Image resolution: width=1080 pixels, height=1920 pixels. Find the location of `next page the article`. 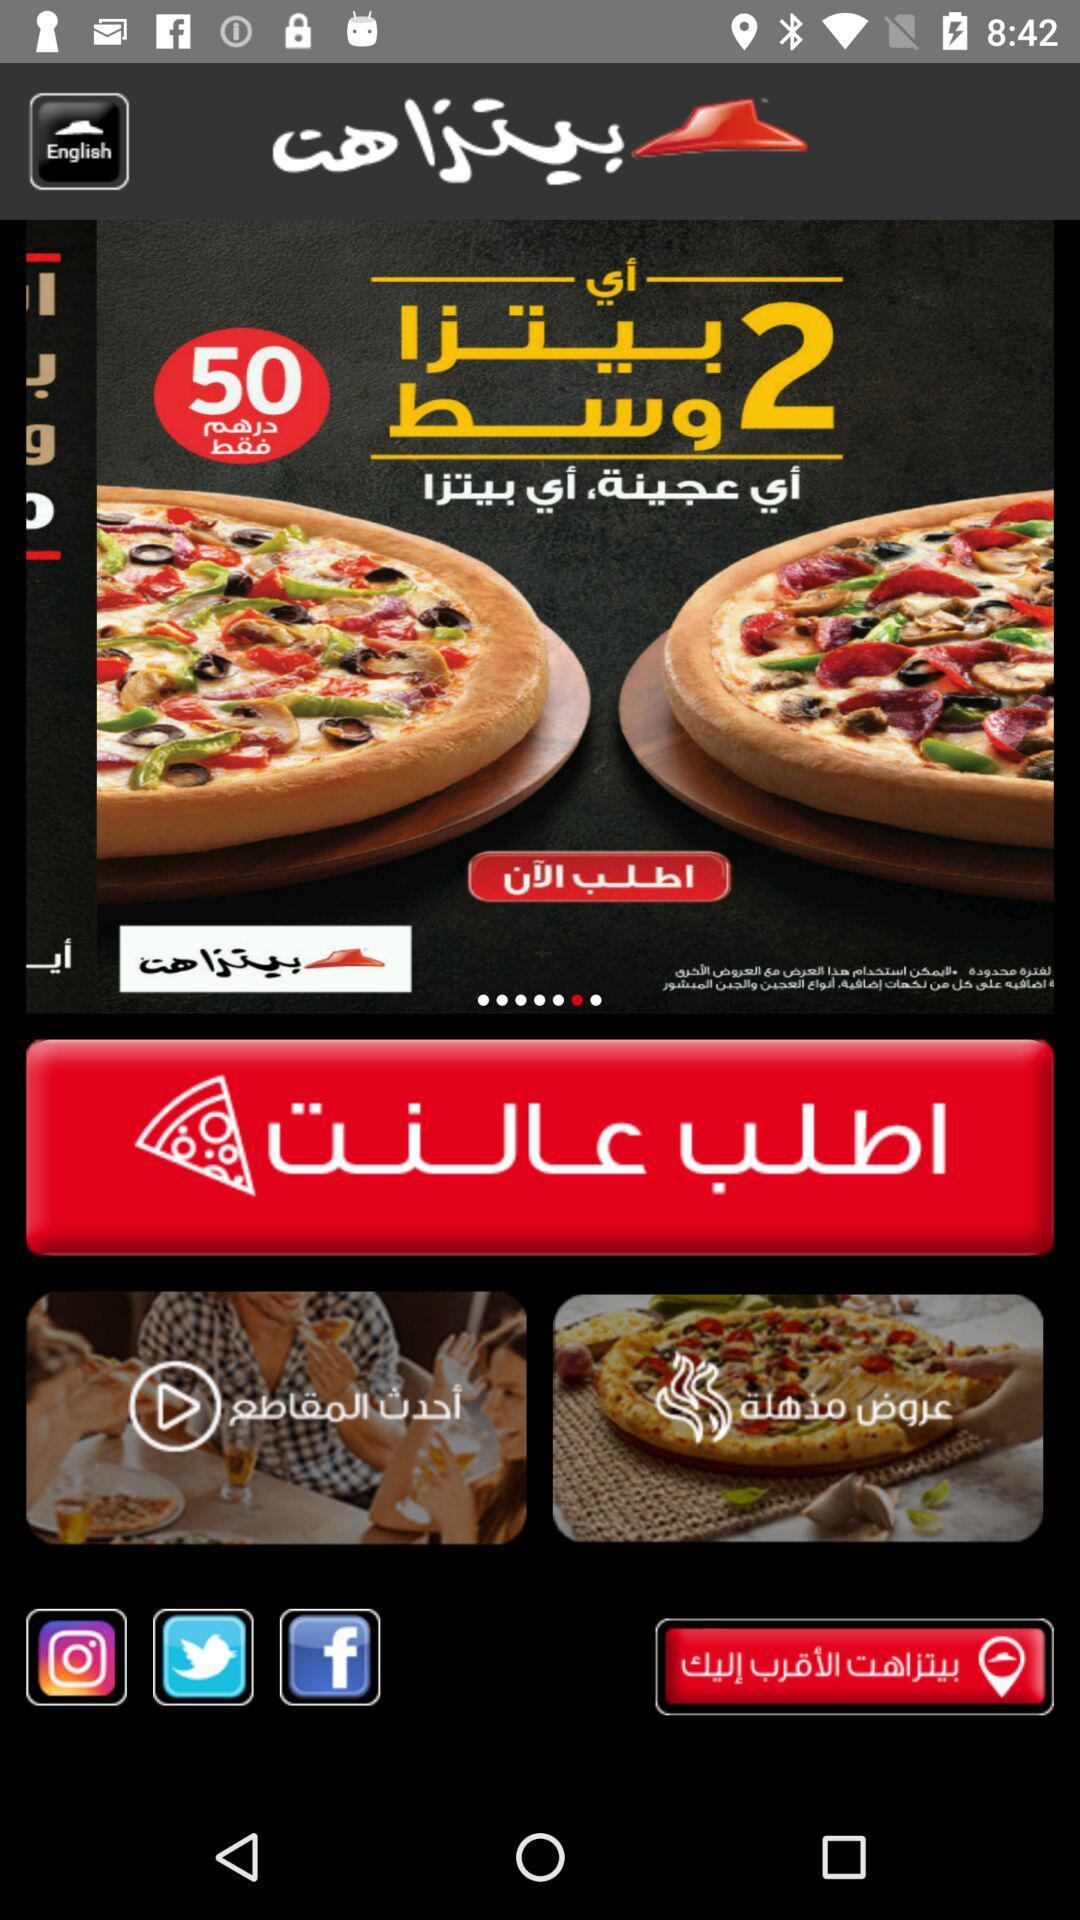

next page the article is located at coordinates (594, 1000).